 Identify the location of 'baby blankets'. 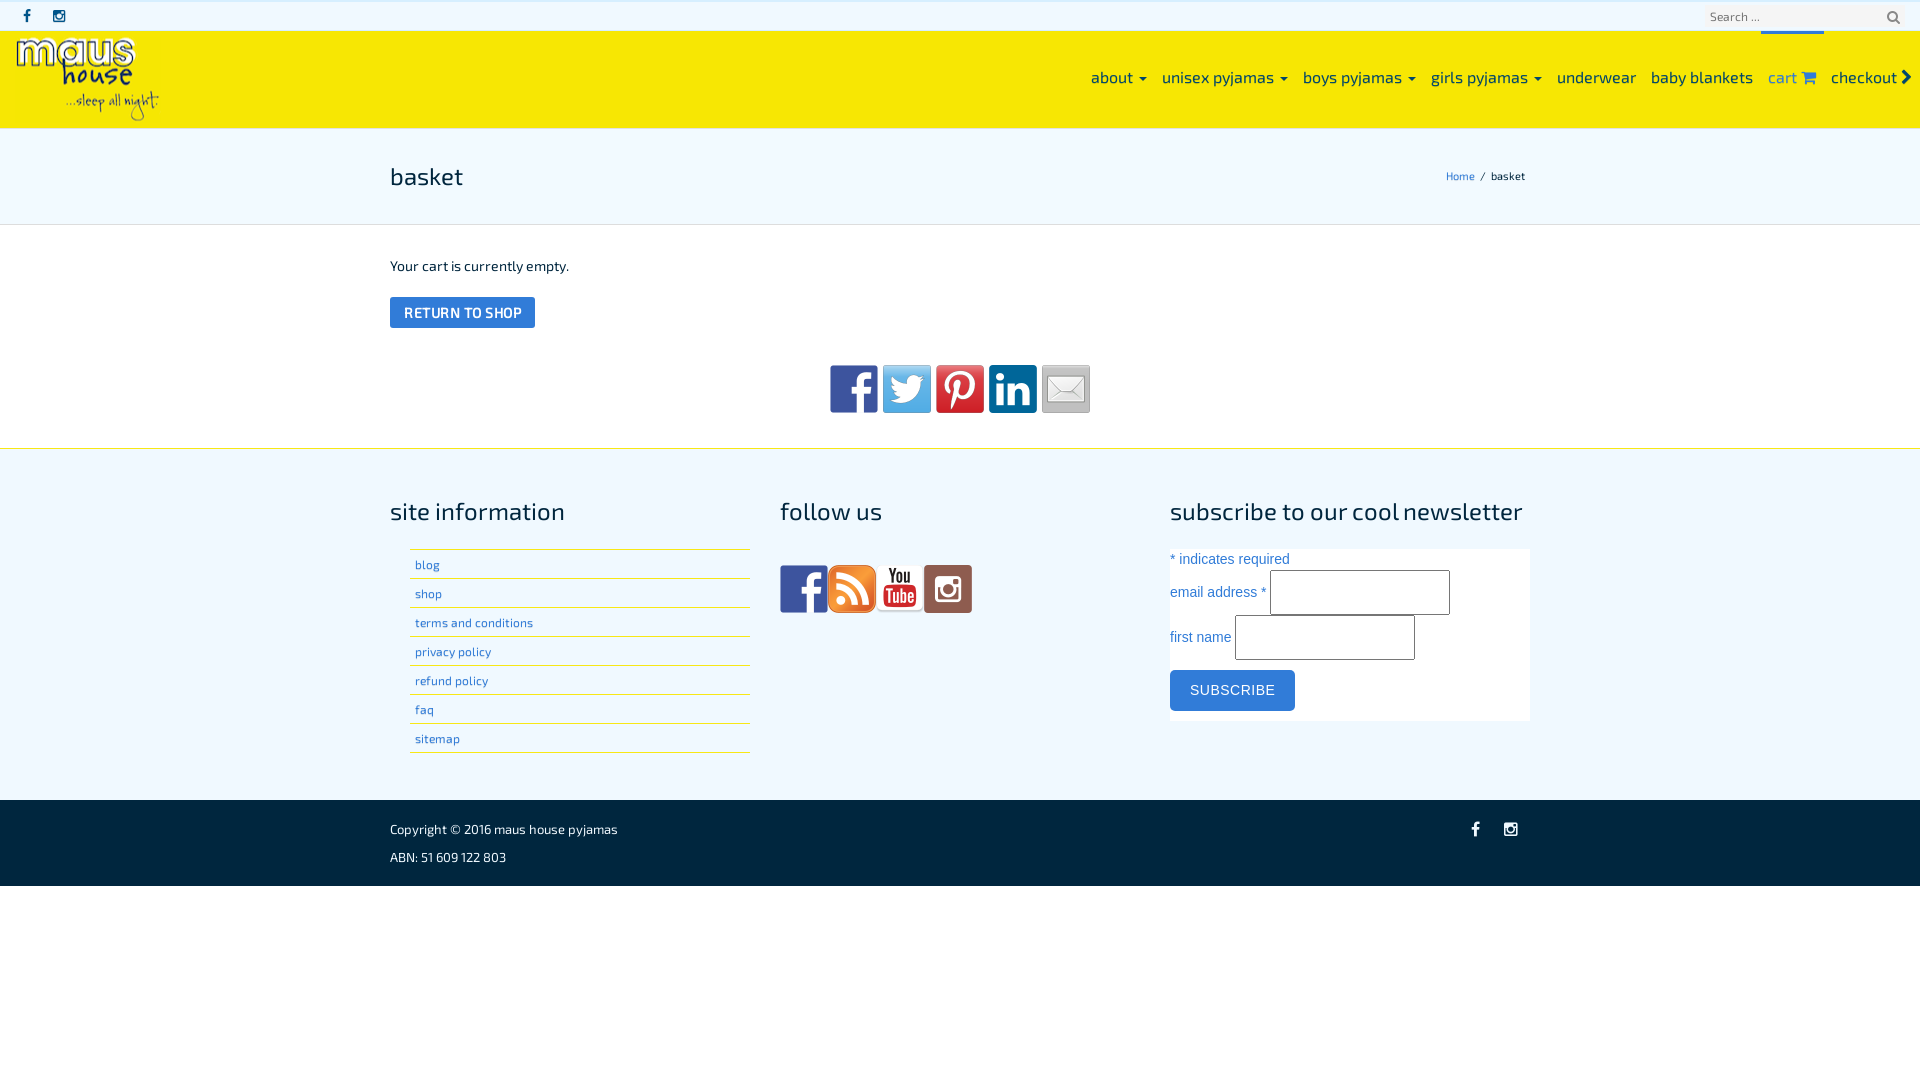
(1701, 75).